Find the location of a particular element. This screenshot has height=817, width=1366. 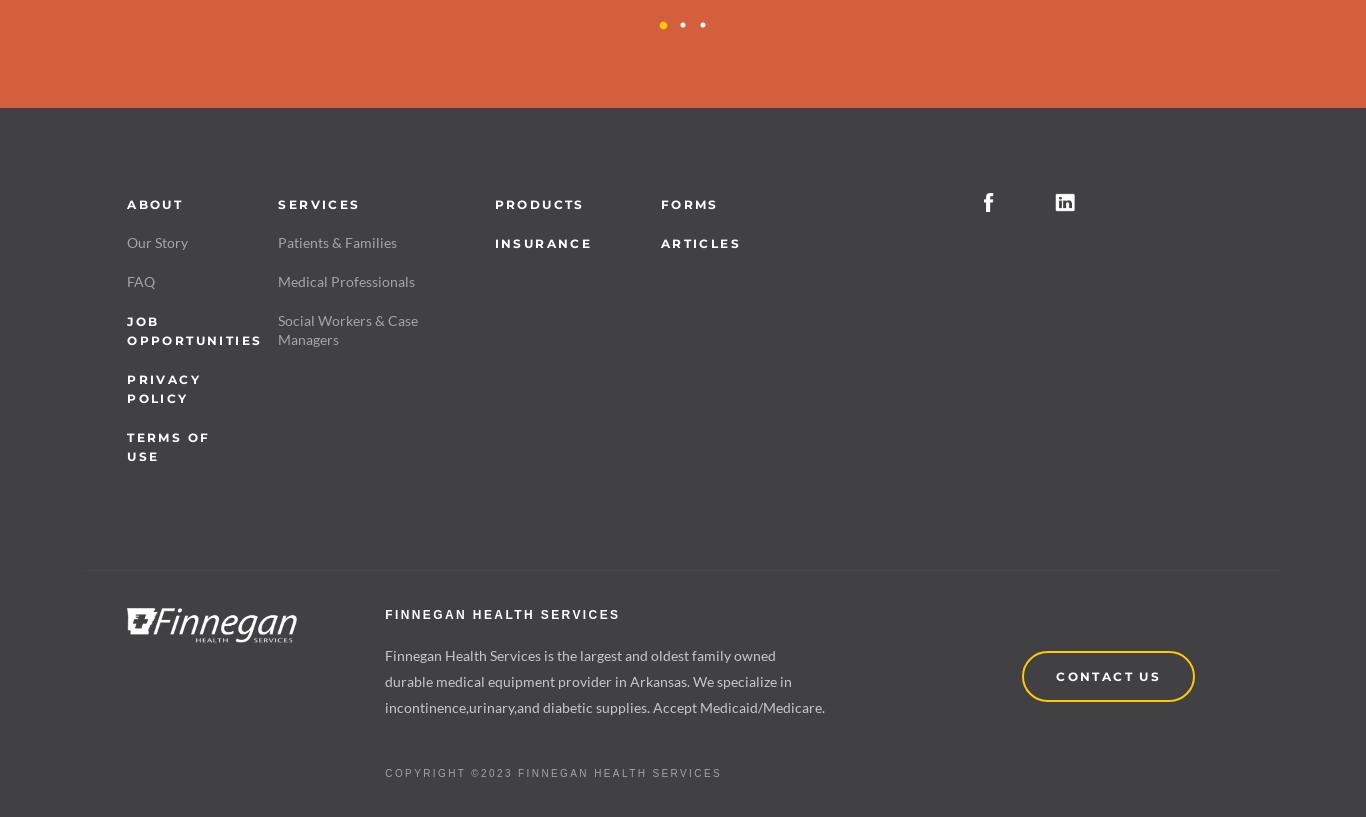

'Medical Professionals' is located at coordinates (345, 280).